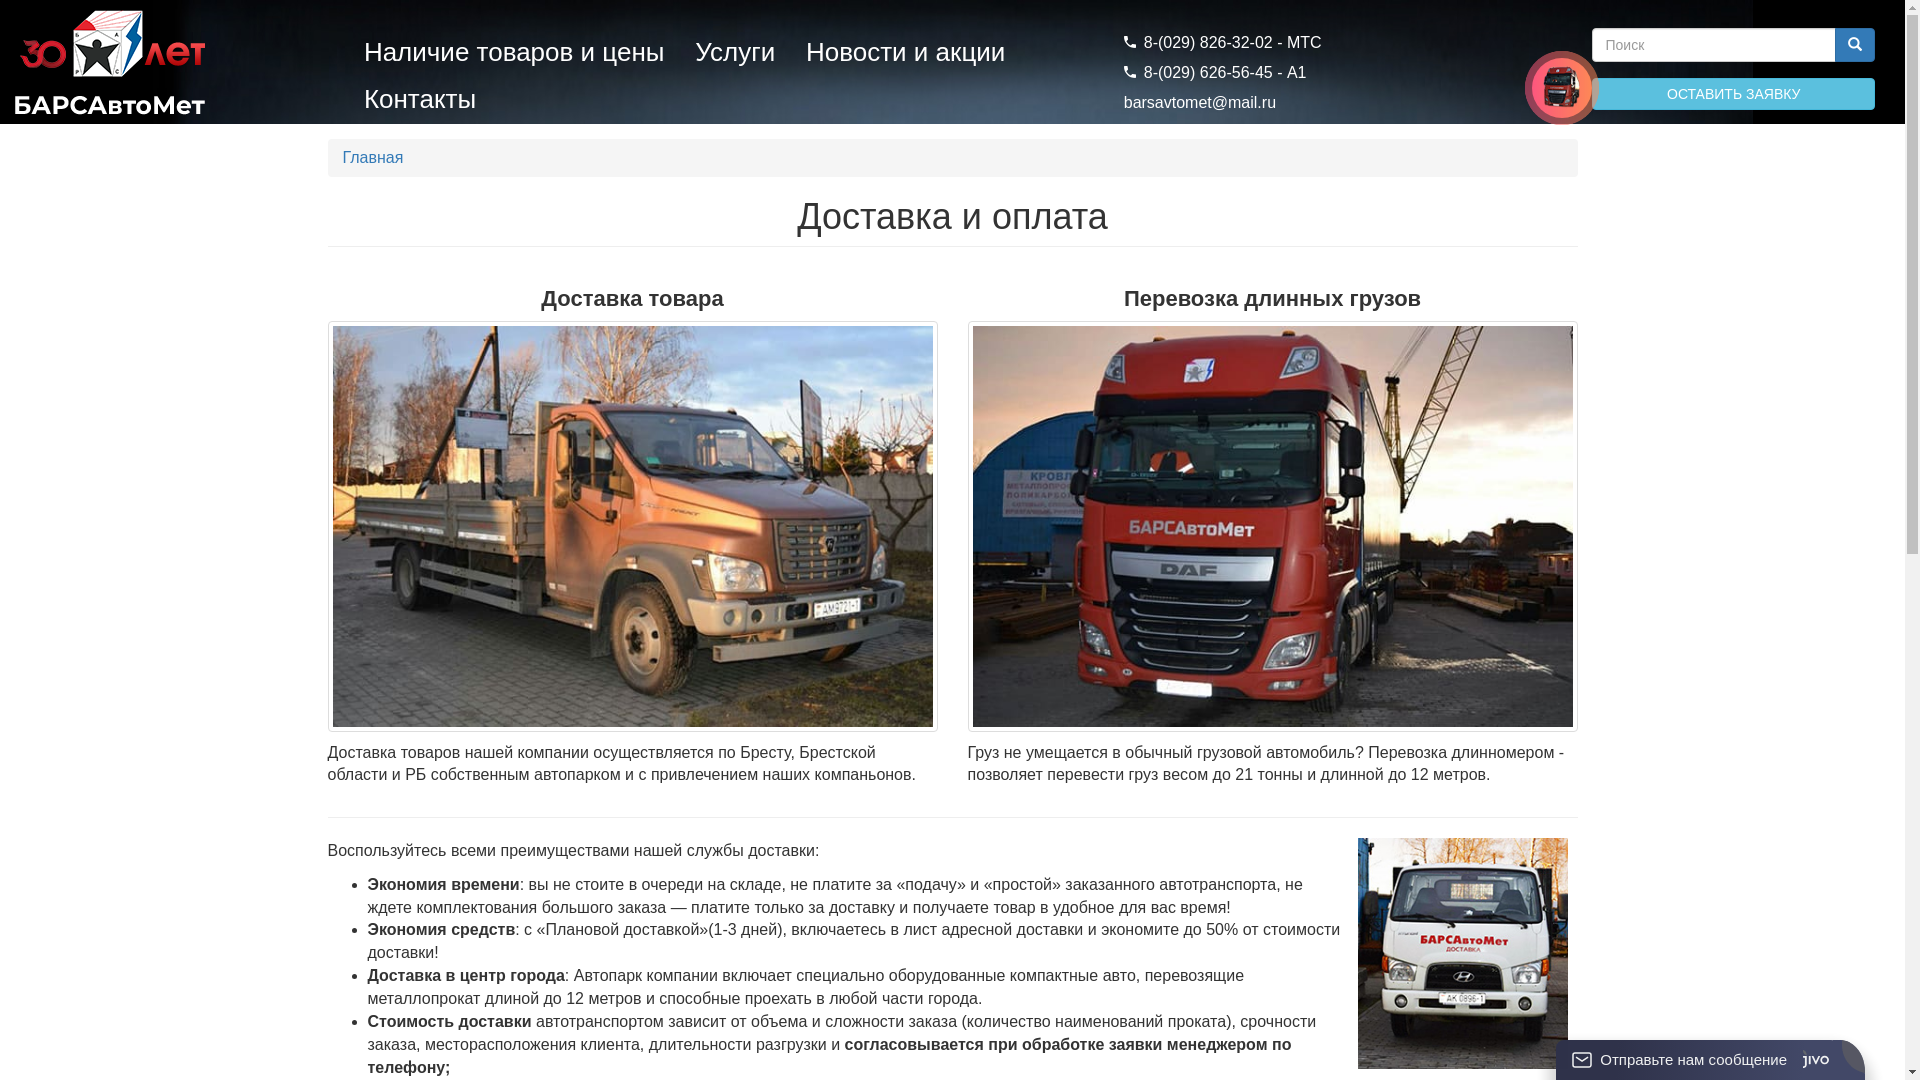 Image resolution: width=1920 pixels, height=1080 pixels. I want to click on '8-(029) 626-56-45 - A1', so click(1214, 71).